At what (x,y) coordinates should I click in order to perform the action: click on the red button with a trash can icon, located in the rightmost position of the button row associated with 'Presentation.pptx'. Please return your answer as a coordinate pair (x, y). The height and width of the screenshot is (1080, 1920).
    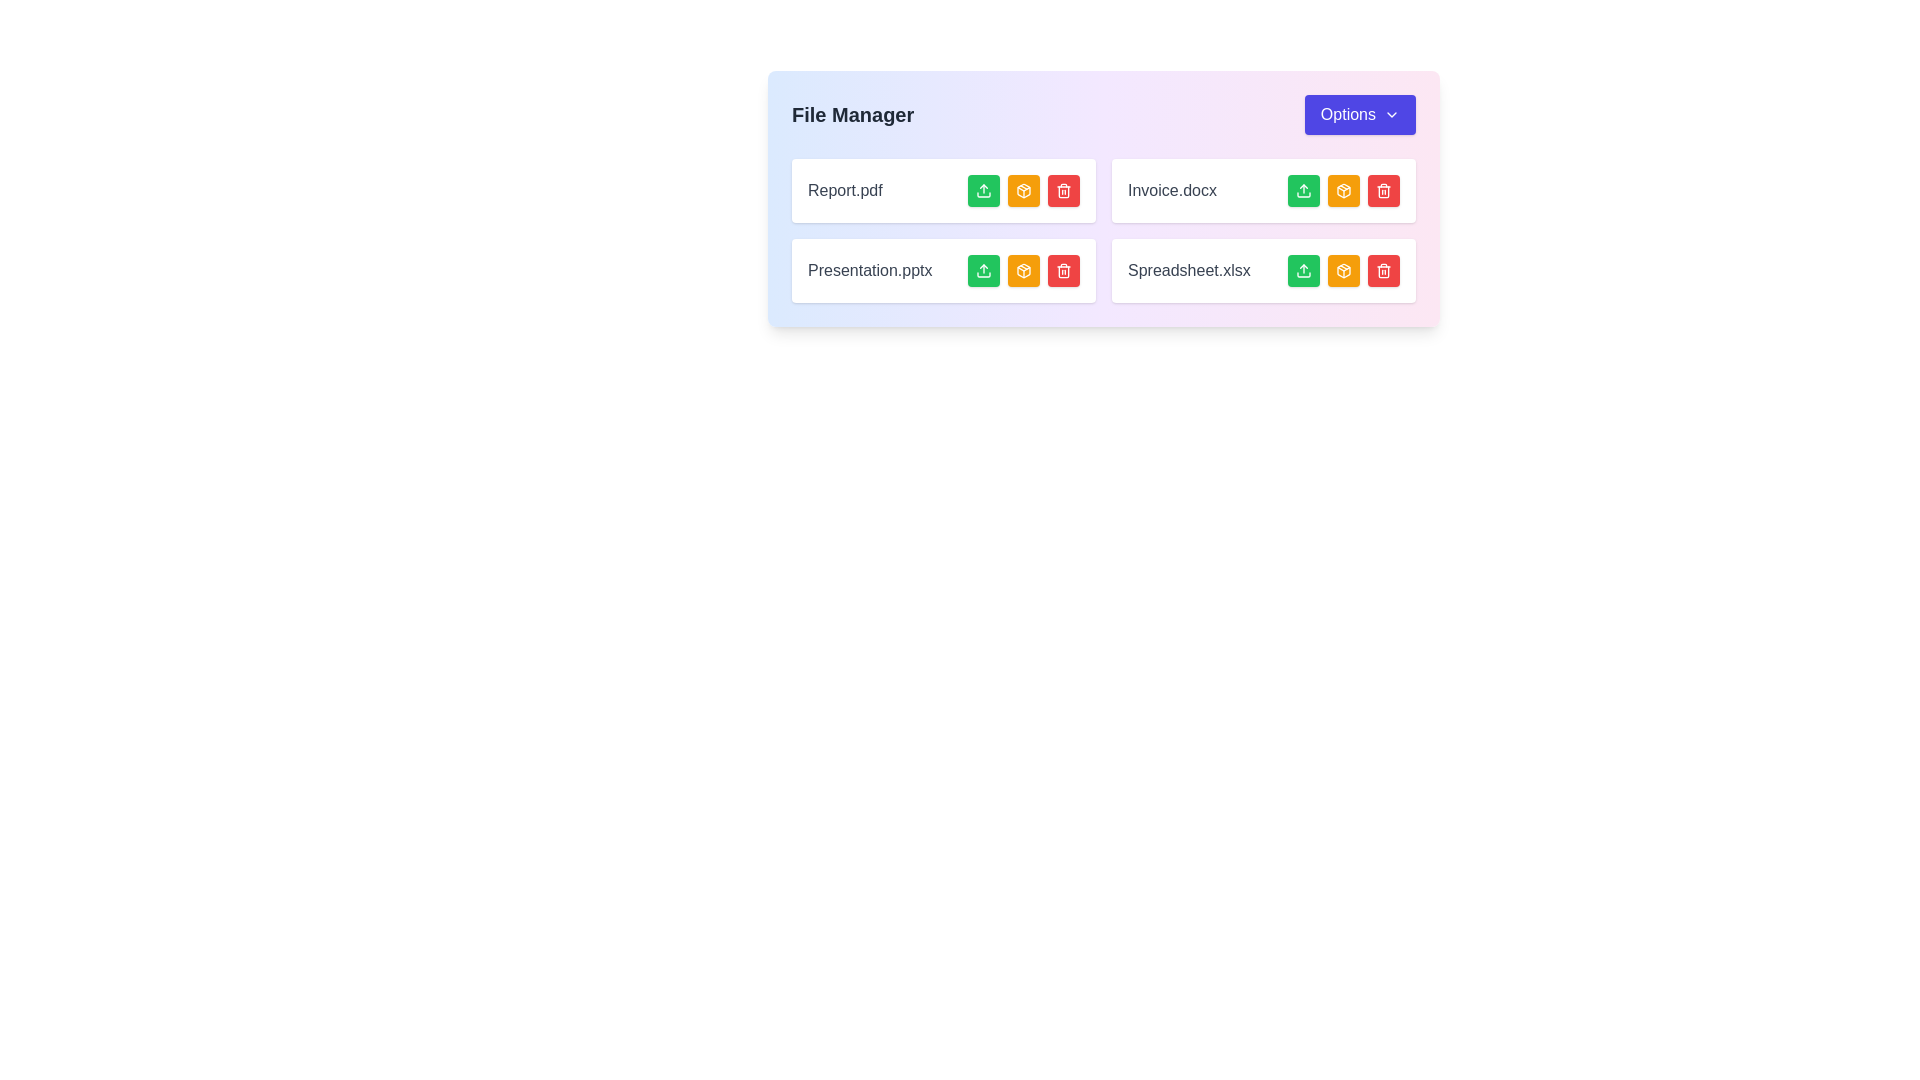
    Looking at the image, I should click on (1063, 270).